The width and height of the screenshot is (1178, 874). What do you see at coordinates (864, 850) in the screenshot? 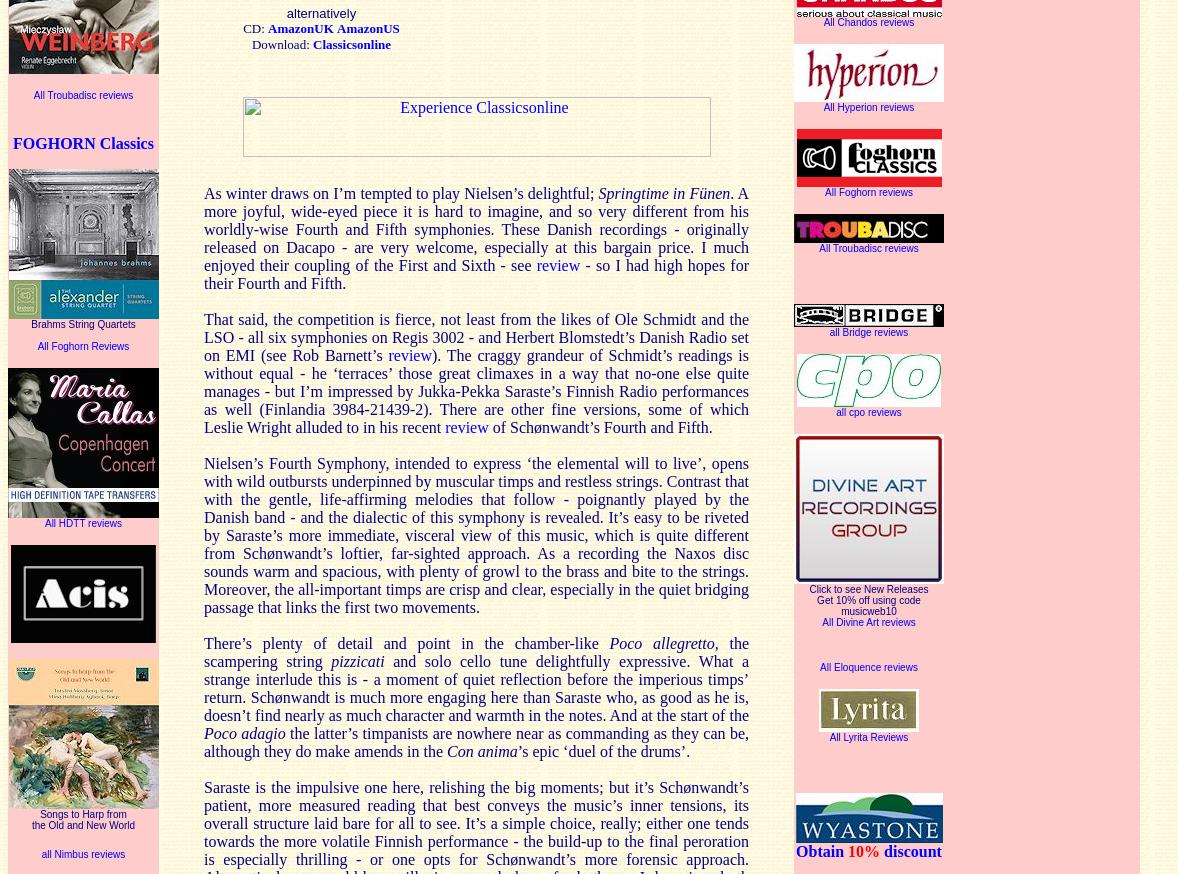
I see `'10%'` at bounding box center [864, 850].